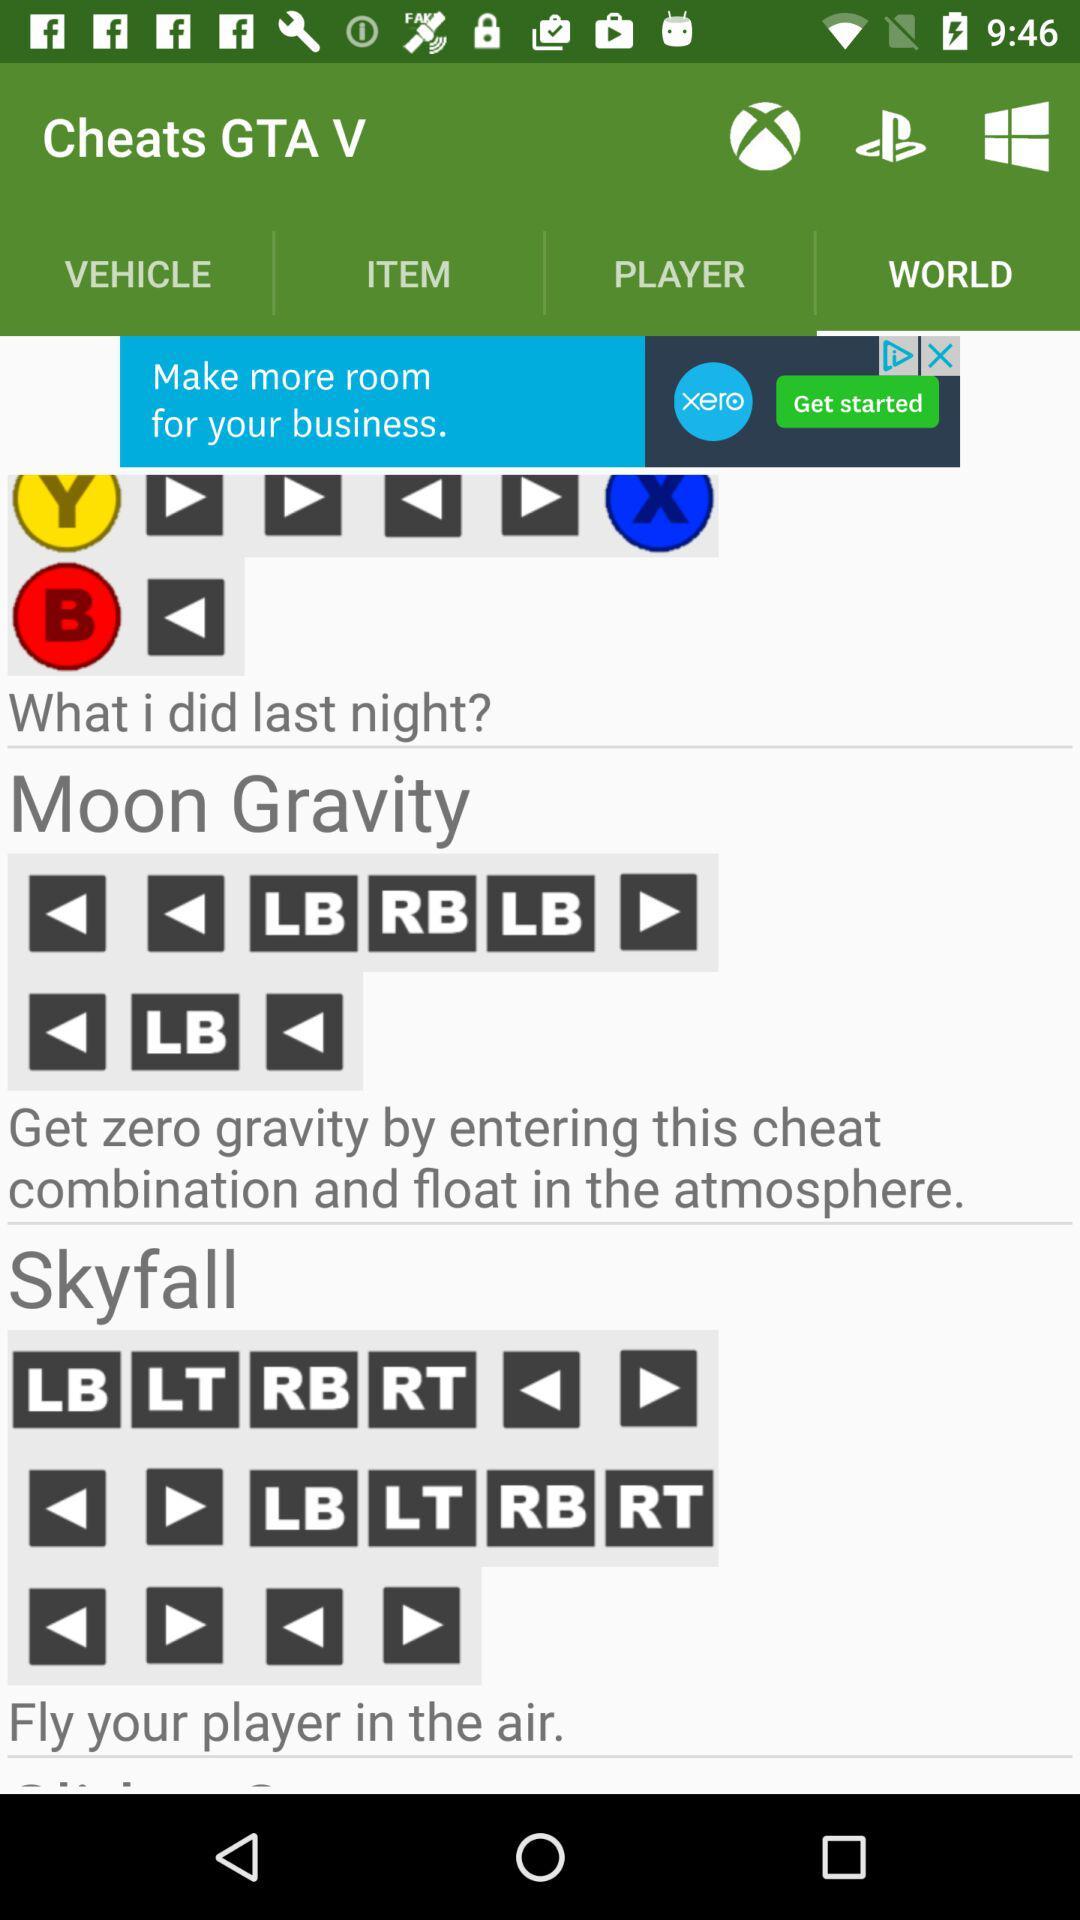 Image resolution: width=1080 pixels, height=1920 pixels. I want to click on advertisement option, so click(540, 400).